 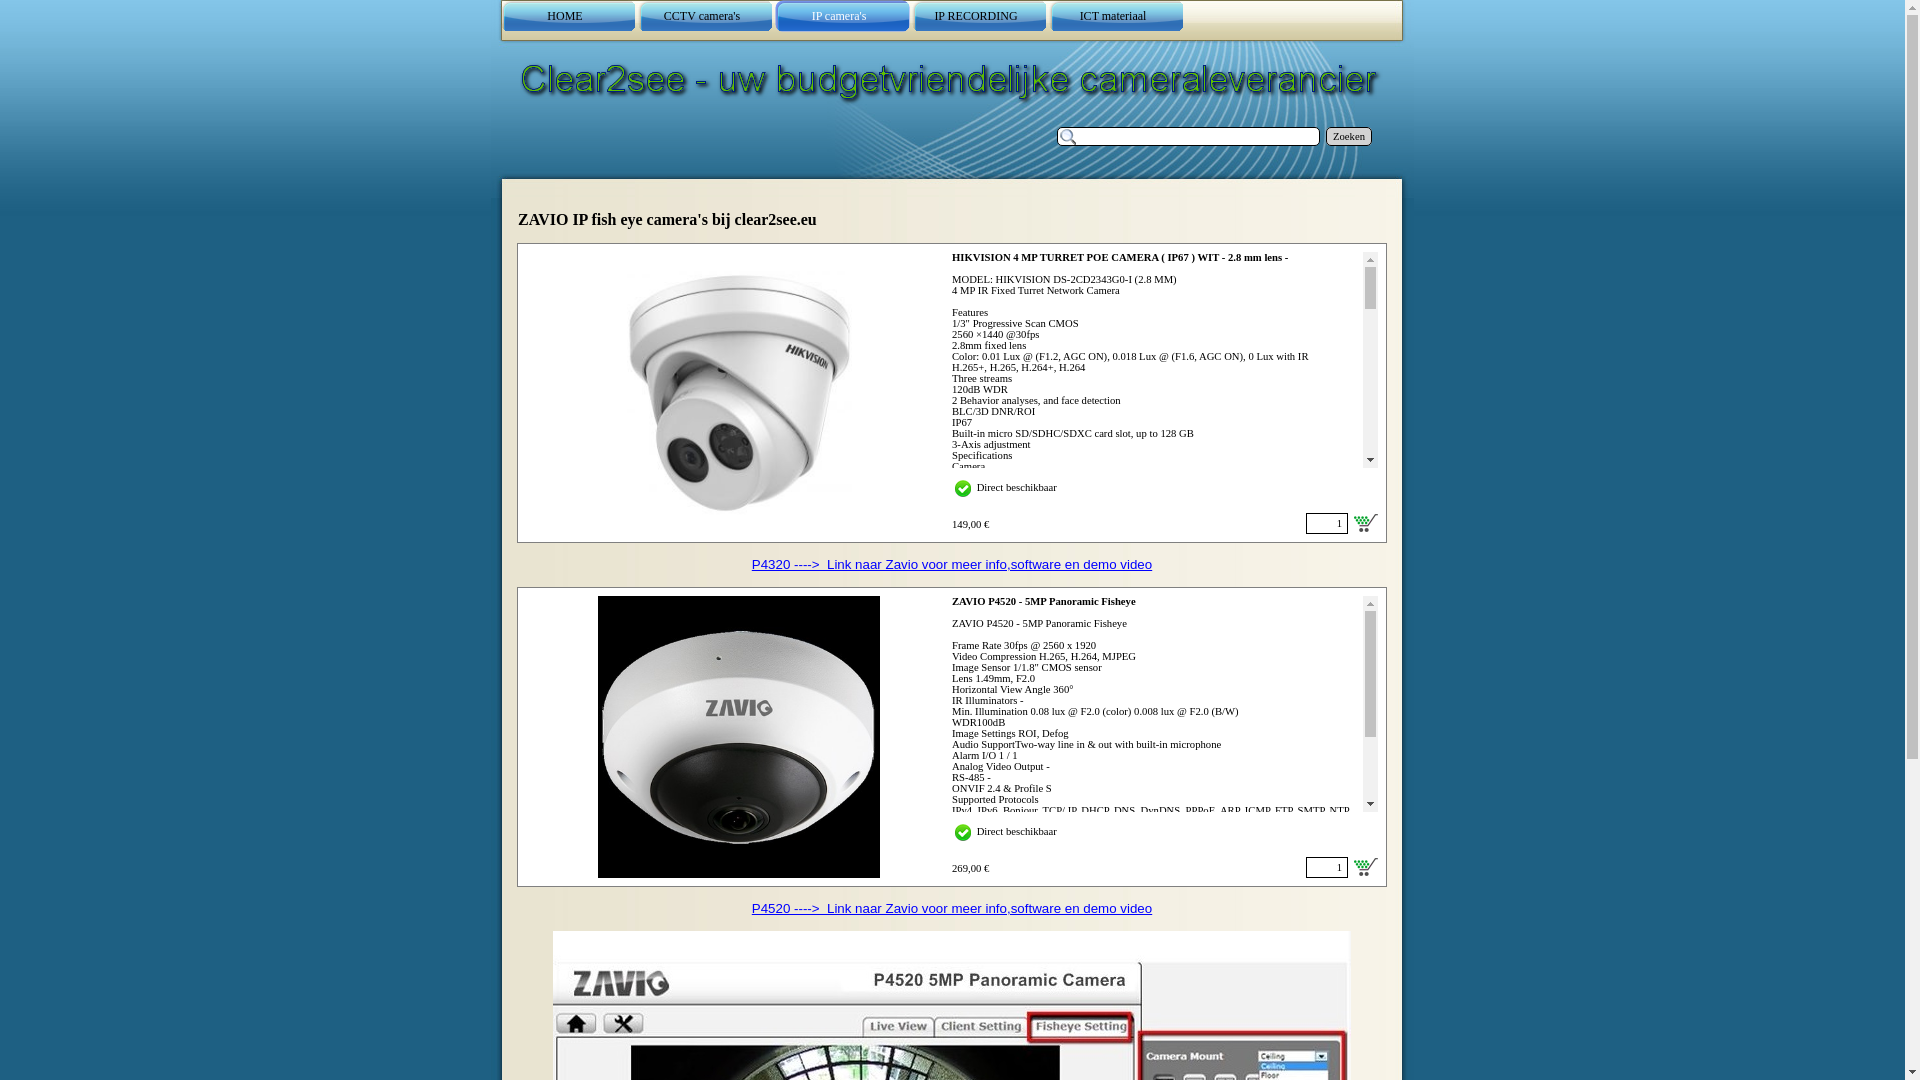 I want to click on 'Zoeken', so click(x=1325, y=135).